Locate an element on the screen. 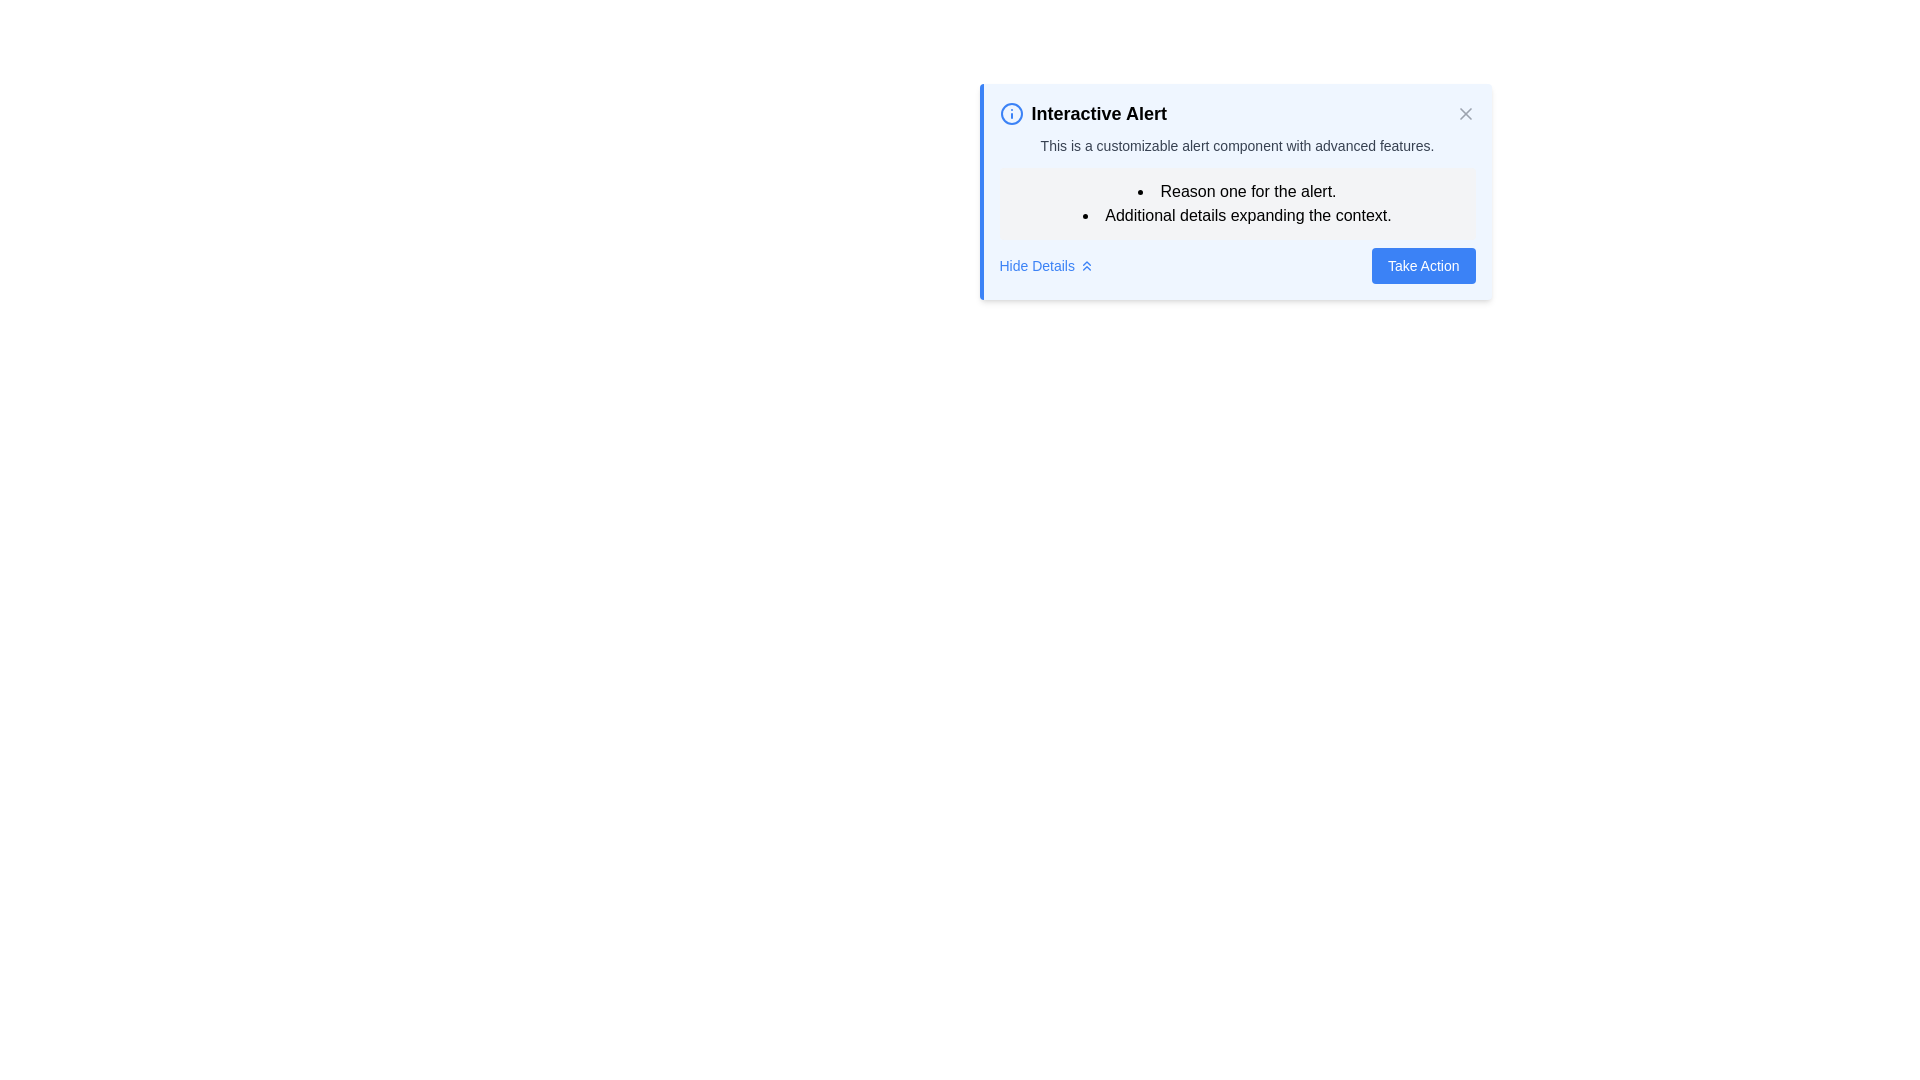  the close/dismiss icon represented by two intersecting lines in the top-right corner of the 'Interactive Alert' dialog is located at coordinates (1465, 114).